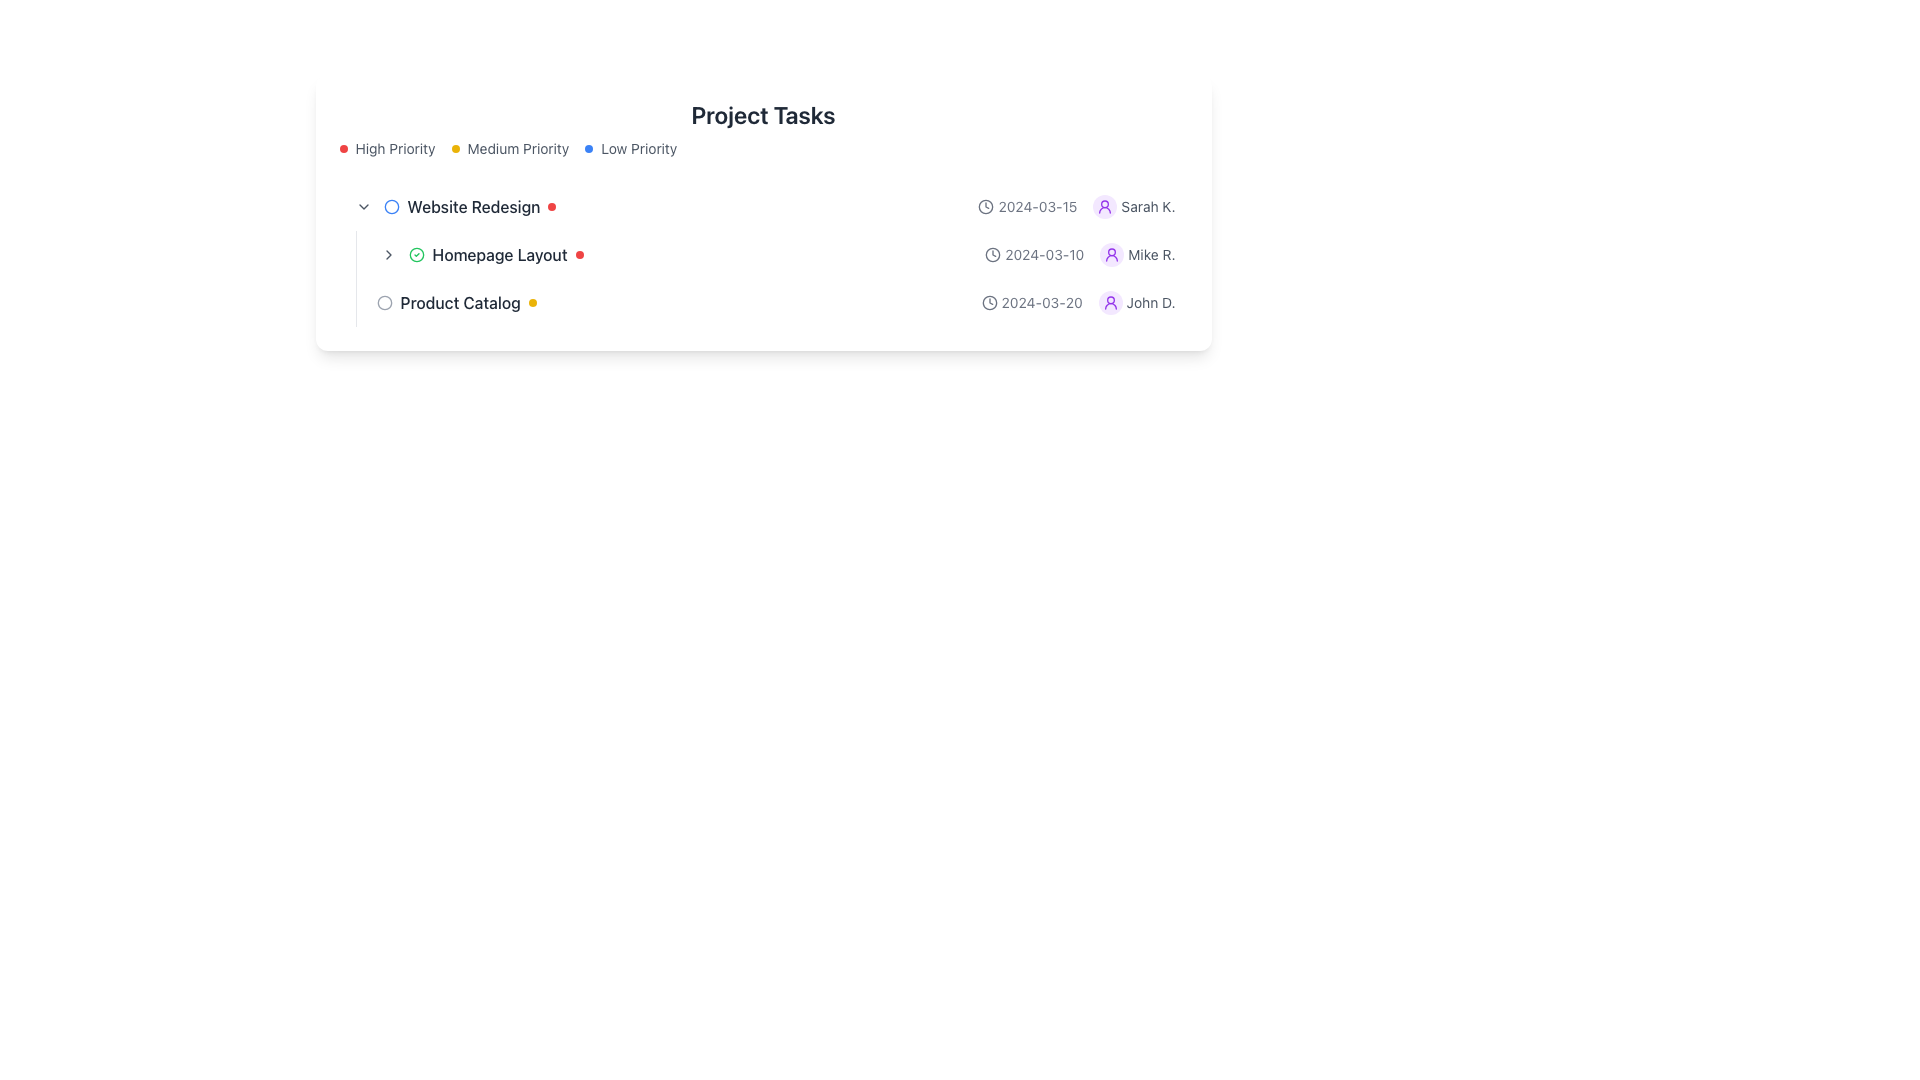 The image size is (1920, 1080). Describe the element at coordinates (415, 253) in the screenshot. I see `the Circle element within the SVG graphic that serves as a visual indicator for the checked status next to 'Homepage Layout'` at that location.